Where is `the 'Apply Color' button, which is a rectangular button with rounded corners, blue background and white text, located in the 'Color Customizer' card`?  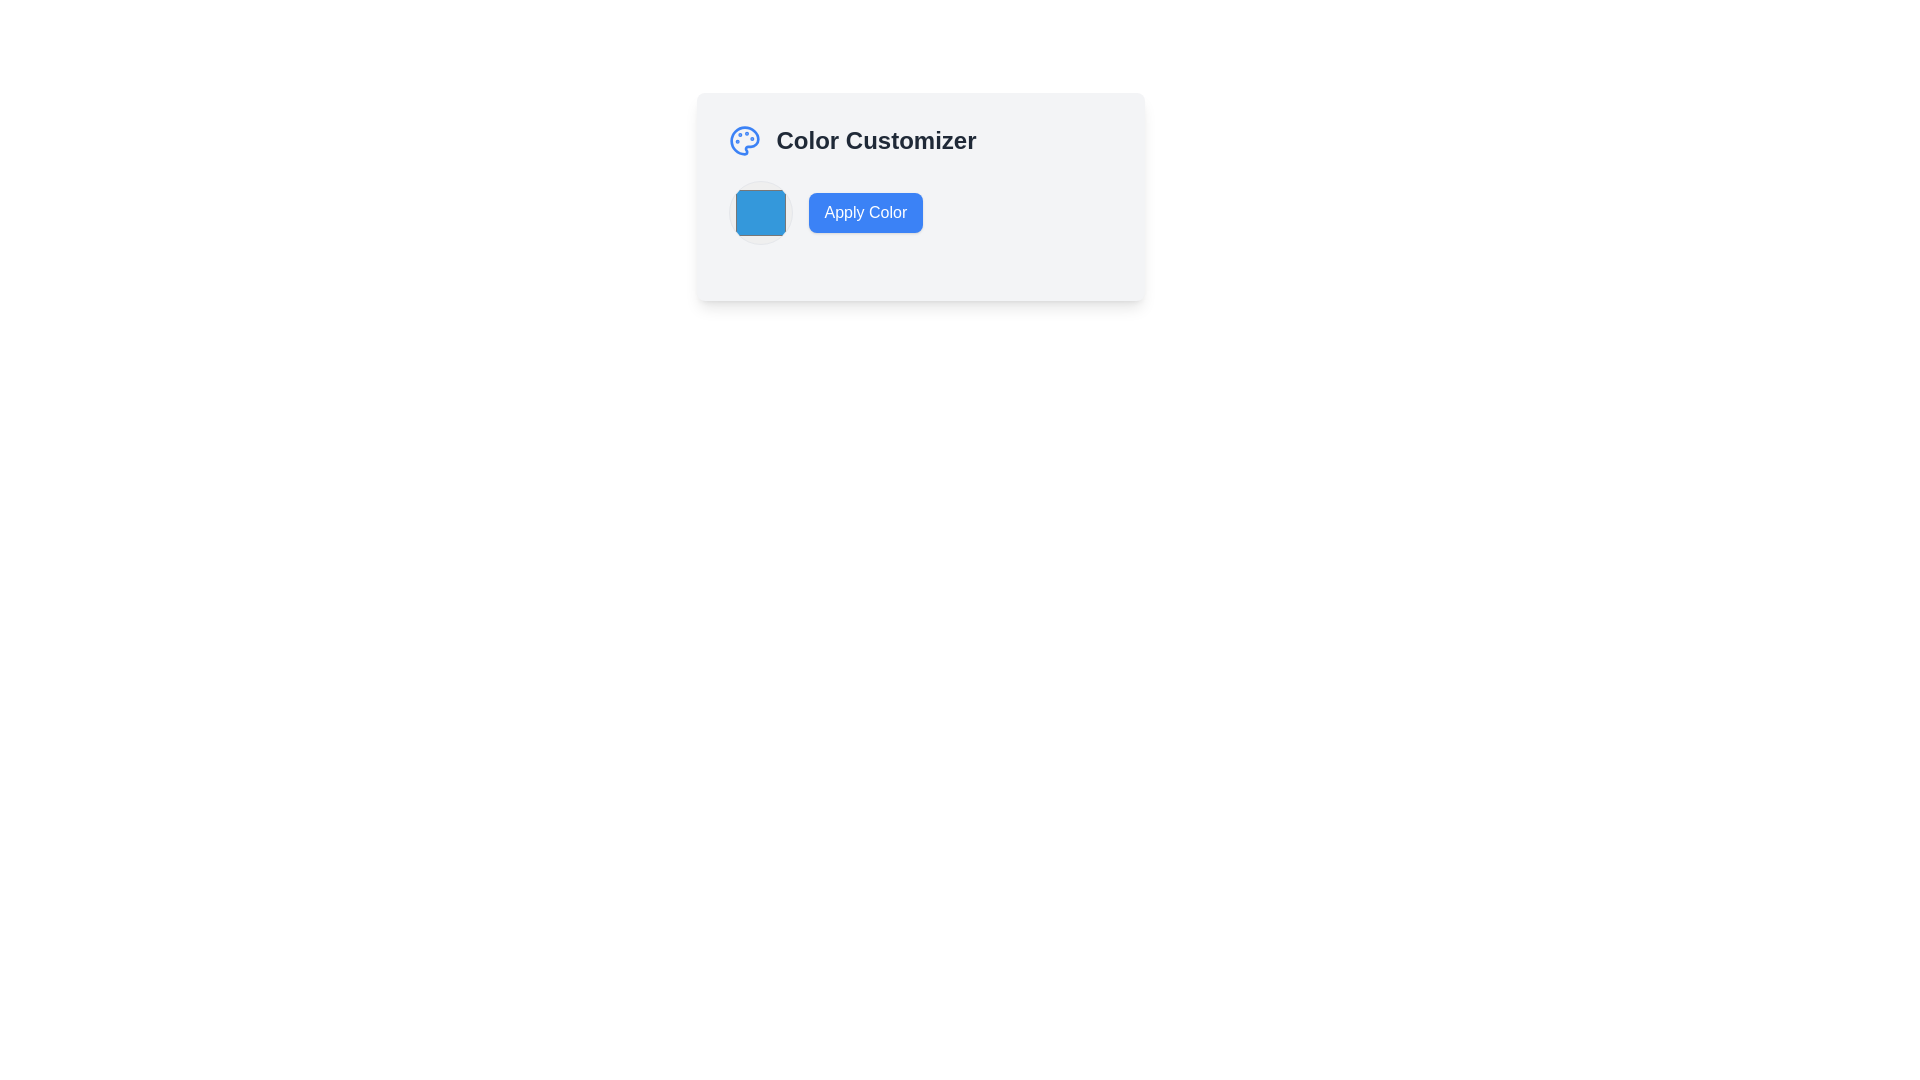 the 'Apply Color' button, which is a rectangular button with rounded corners, blue background and white text, located in the 'Color Customizer' card is located at coordinates (865, 212).